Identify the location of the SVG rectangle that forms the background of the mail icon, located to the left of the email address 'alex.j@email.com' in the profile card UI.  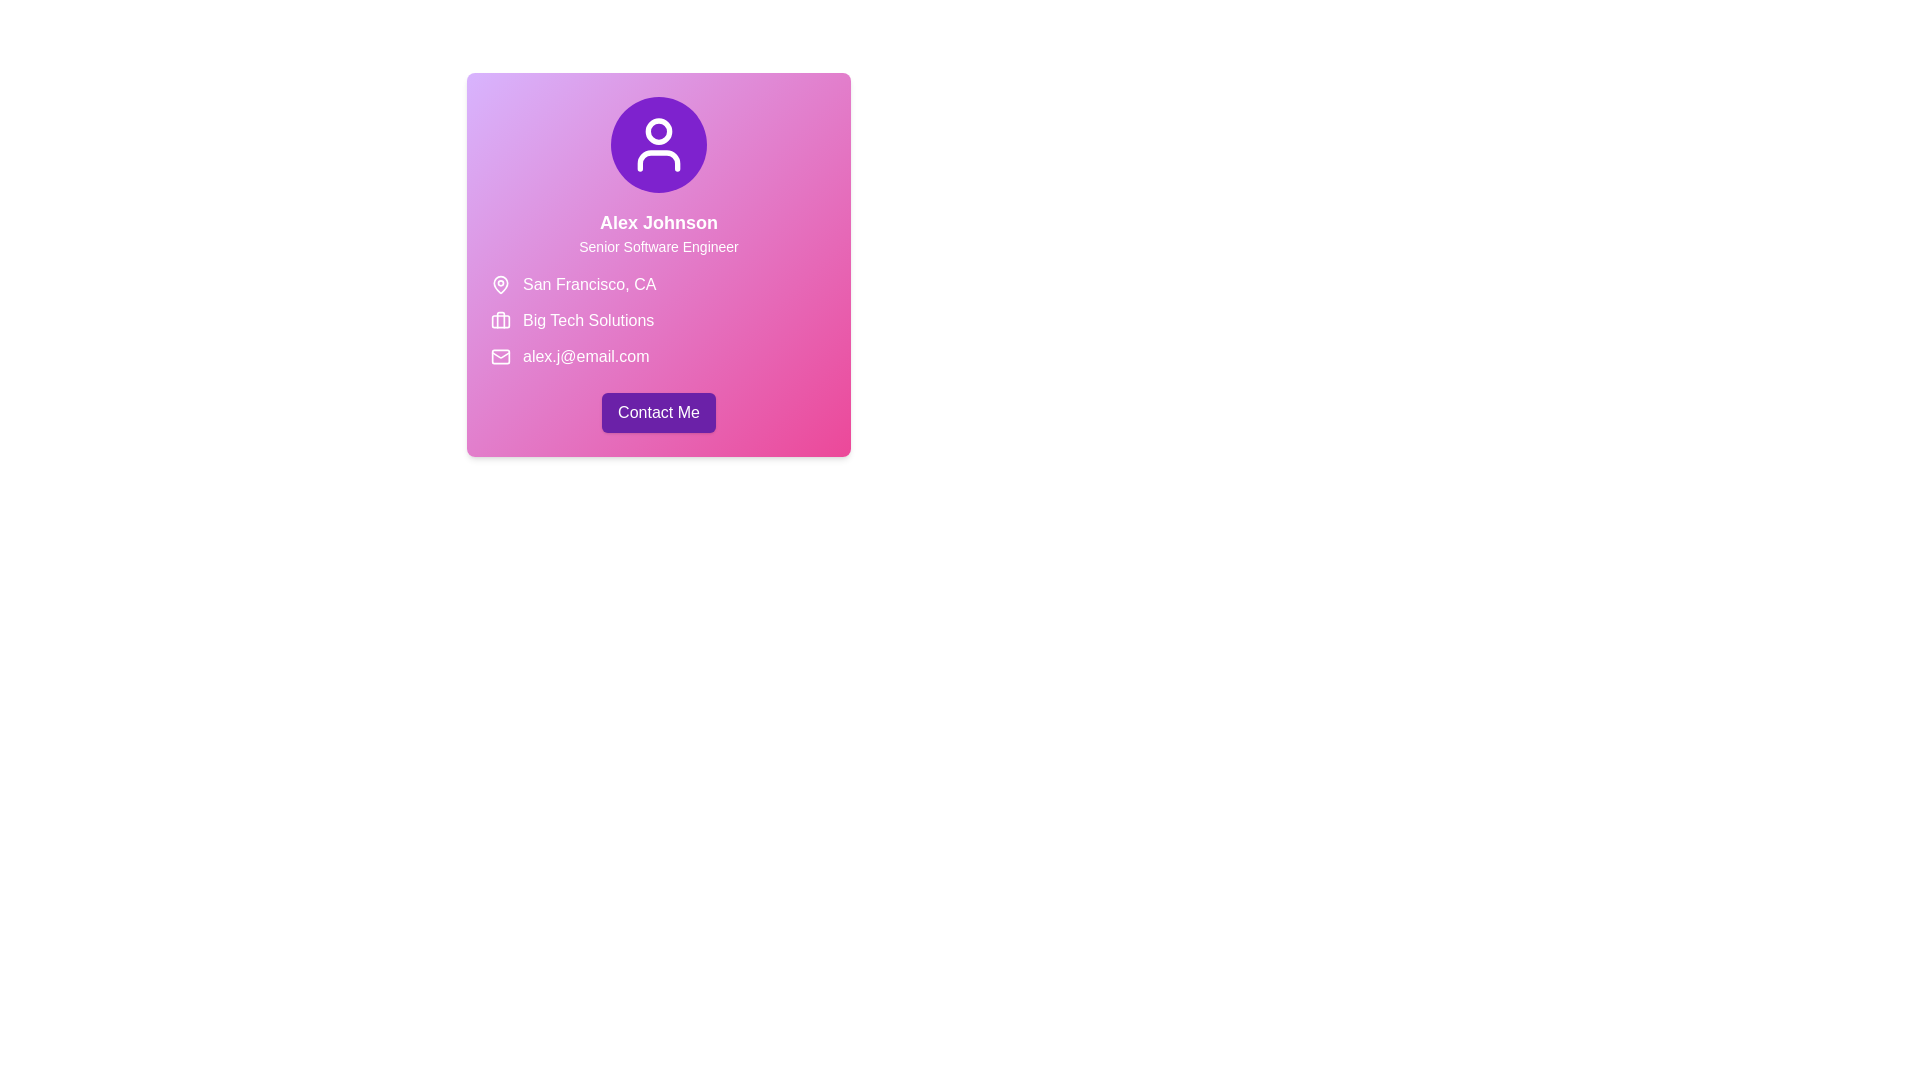
(500, 356).